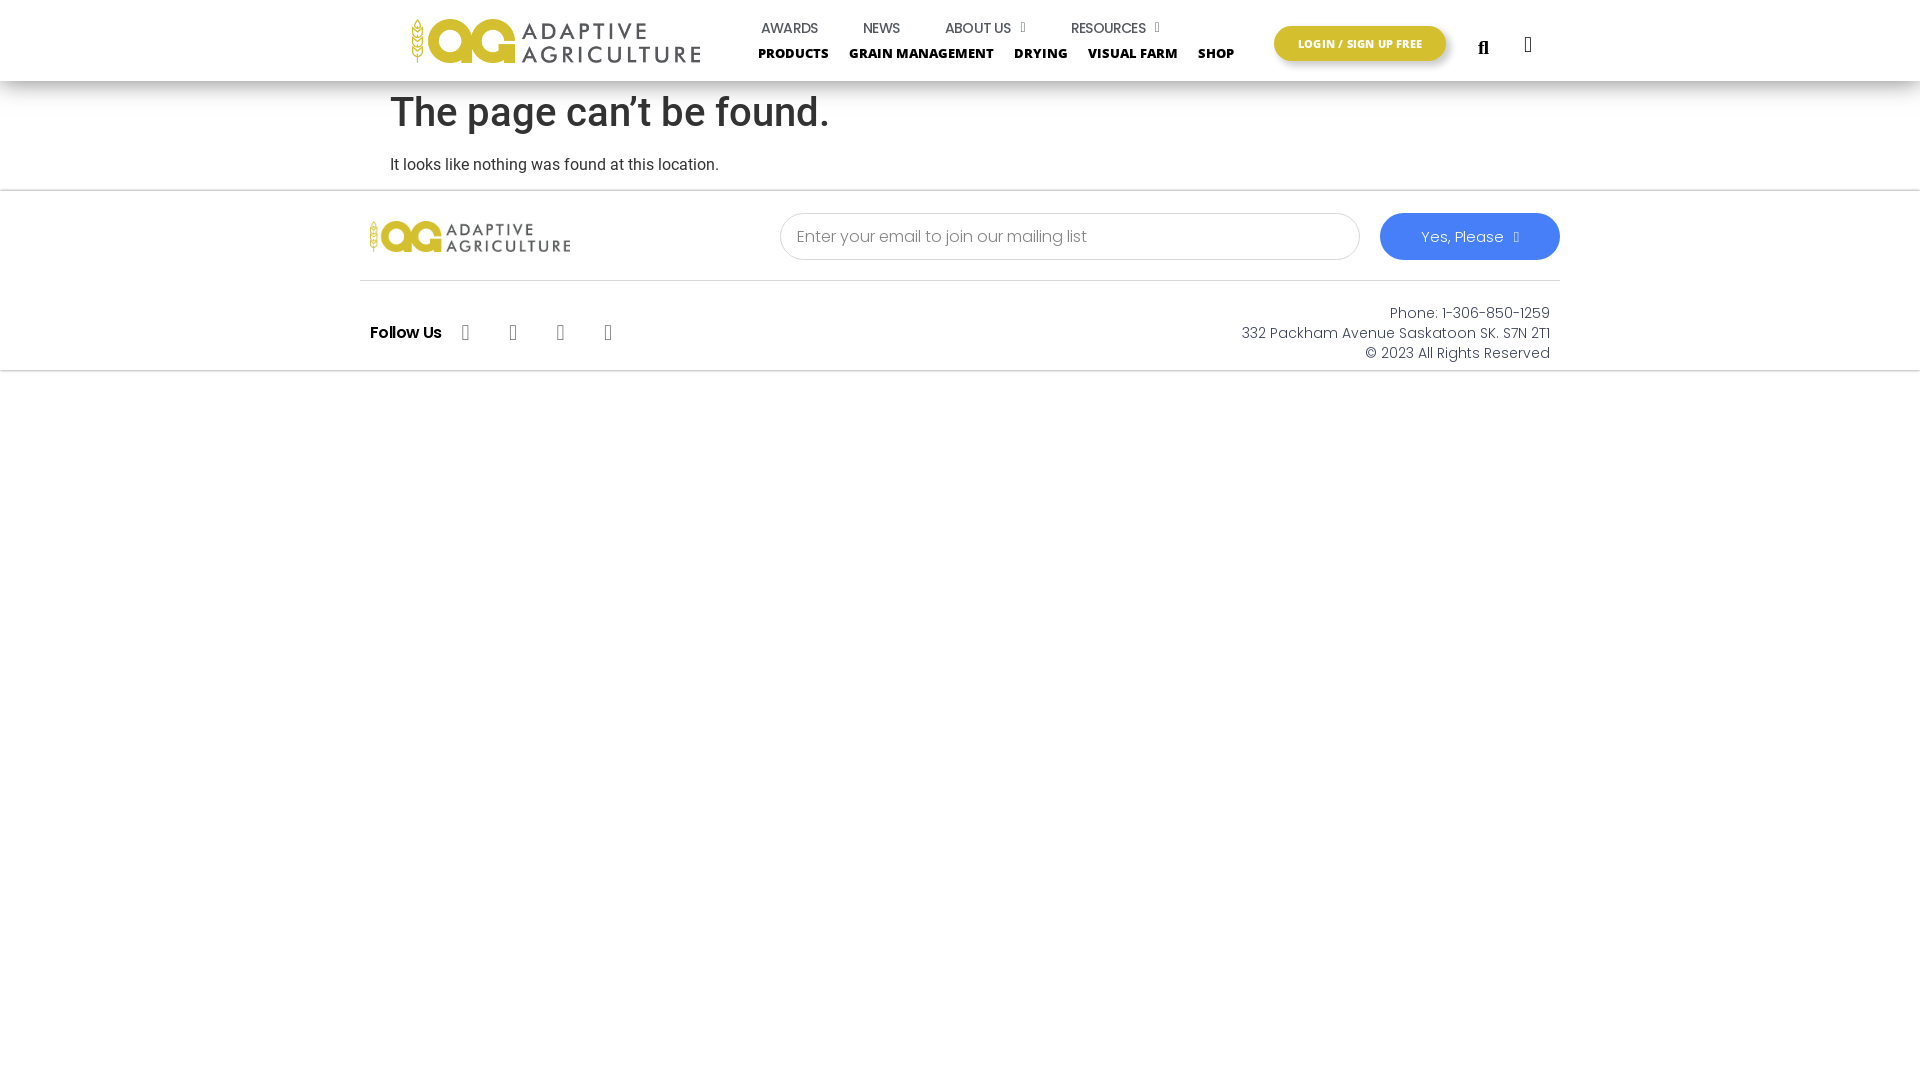 The height and width of the screenshot is (1080, 1920). Describe the element at coordinates (1040, 51) in the screenshot. I see `'DRYING'` at that location.